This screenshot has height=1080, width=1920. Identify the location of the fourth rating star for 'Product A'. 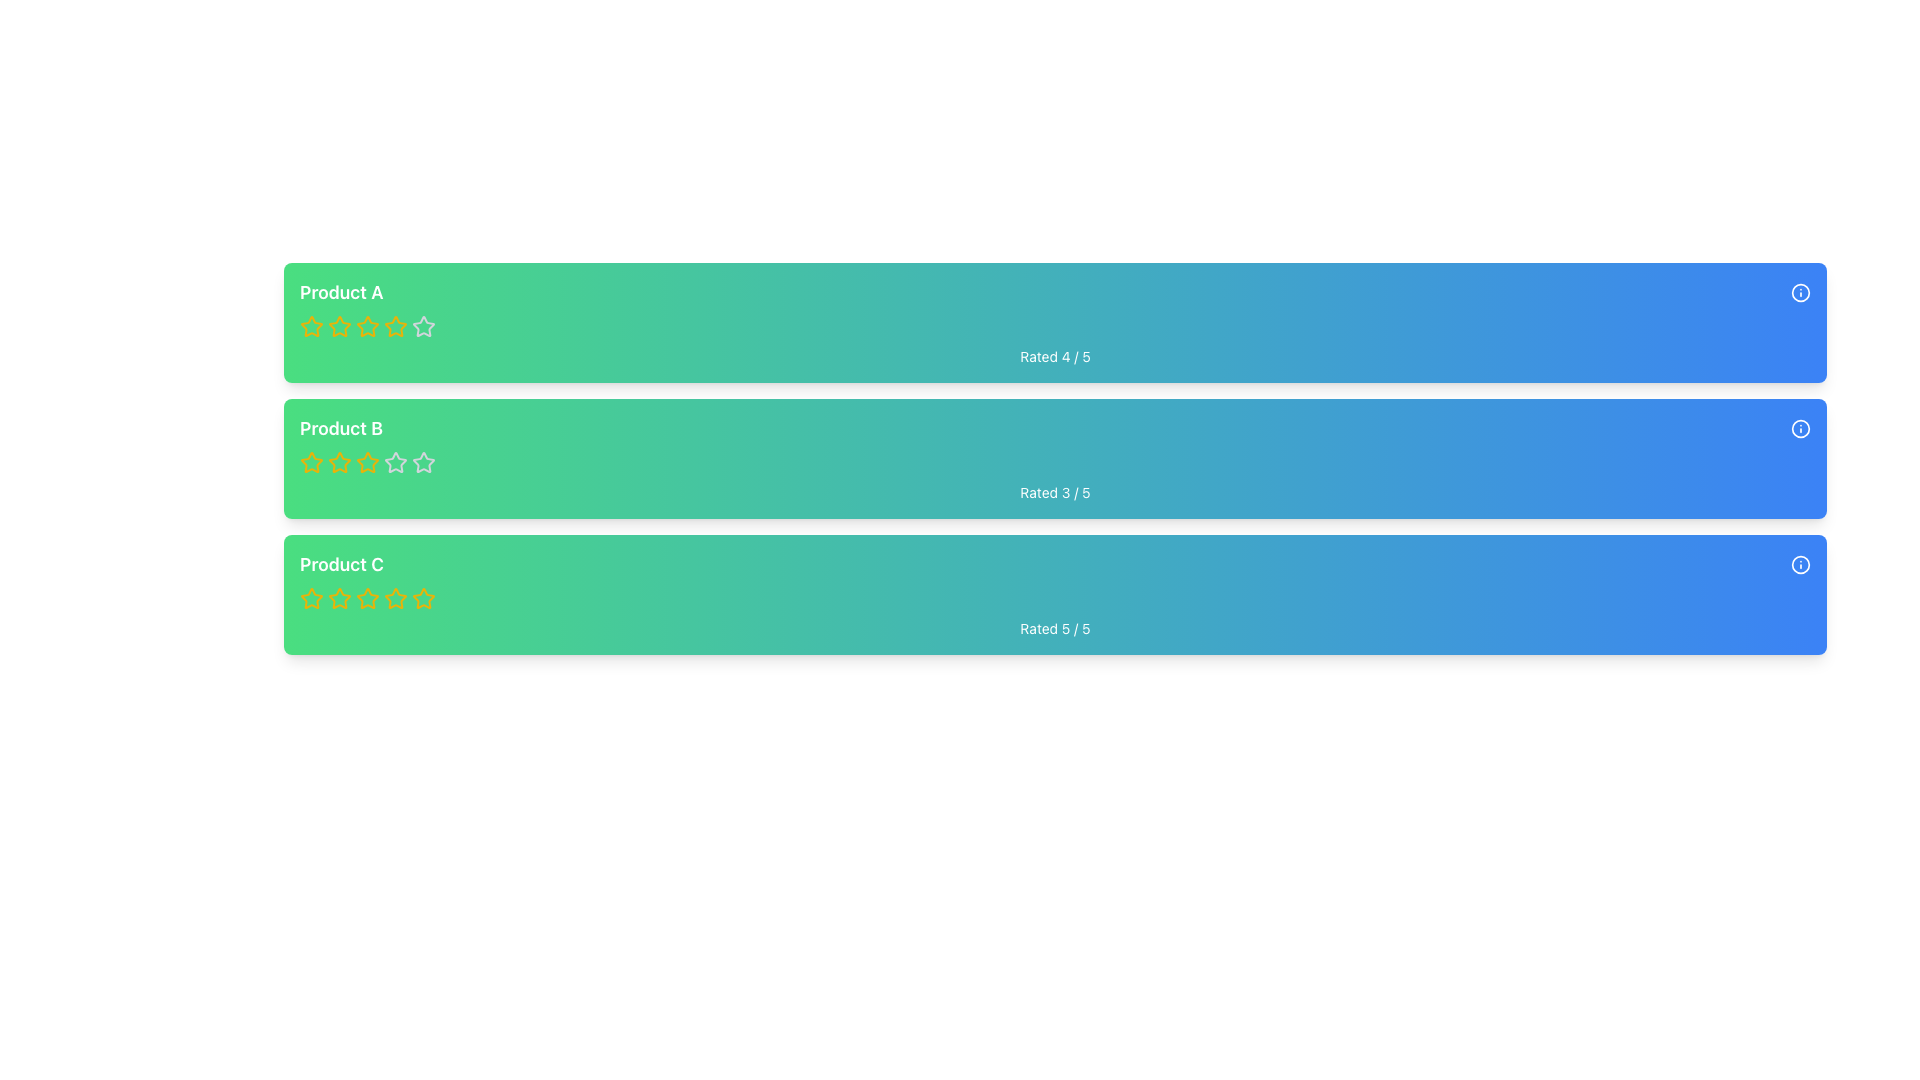
(395, 325).